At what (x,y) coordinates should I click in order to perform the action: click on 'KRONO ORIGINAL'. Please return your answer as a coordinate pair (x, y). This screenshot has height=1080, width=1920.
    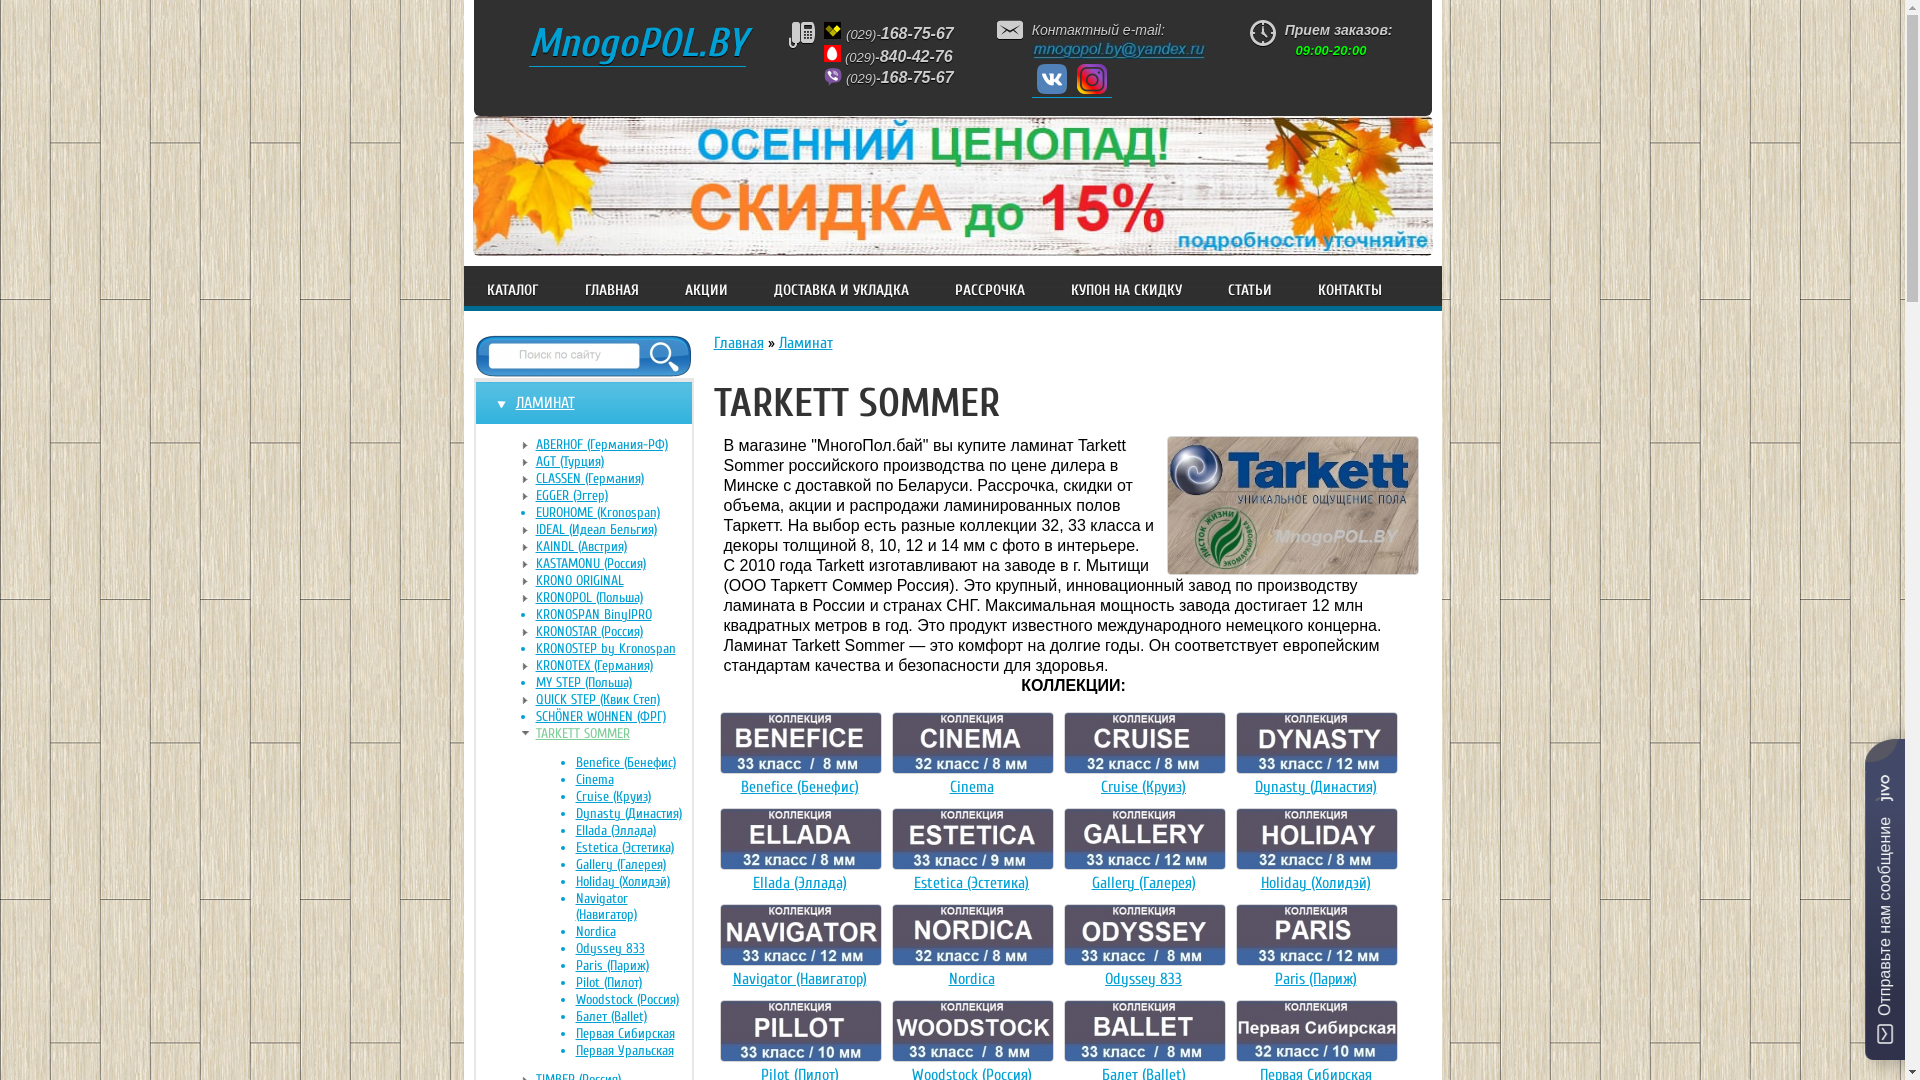
    Looking at the image, I should click on (613, 581).